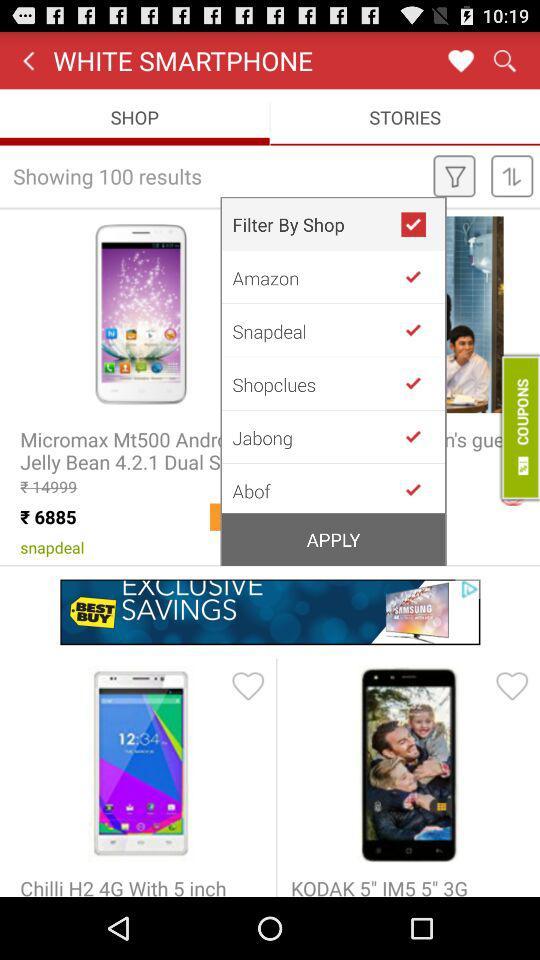 This screenshot has height=960, width=540. What do you see at coordinates (316, 383) in the screenshot?
I see `shopclues app` at bounding box center [316, 383].